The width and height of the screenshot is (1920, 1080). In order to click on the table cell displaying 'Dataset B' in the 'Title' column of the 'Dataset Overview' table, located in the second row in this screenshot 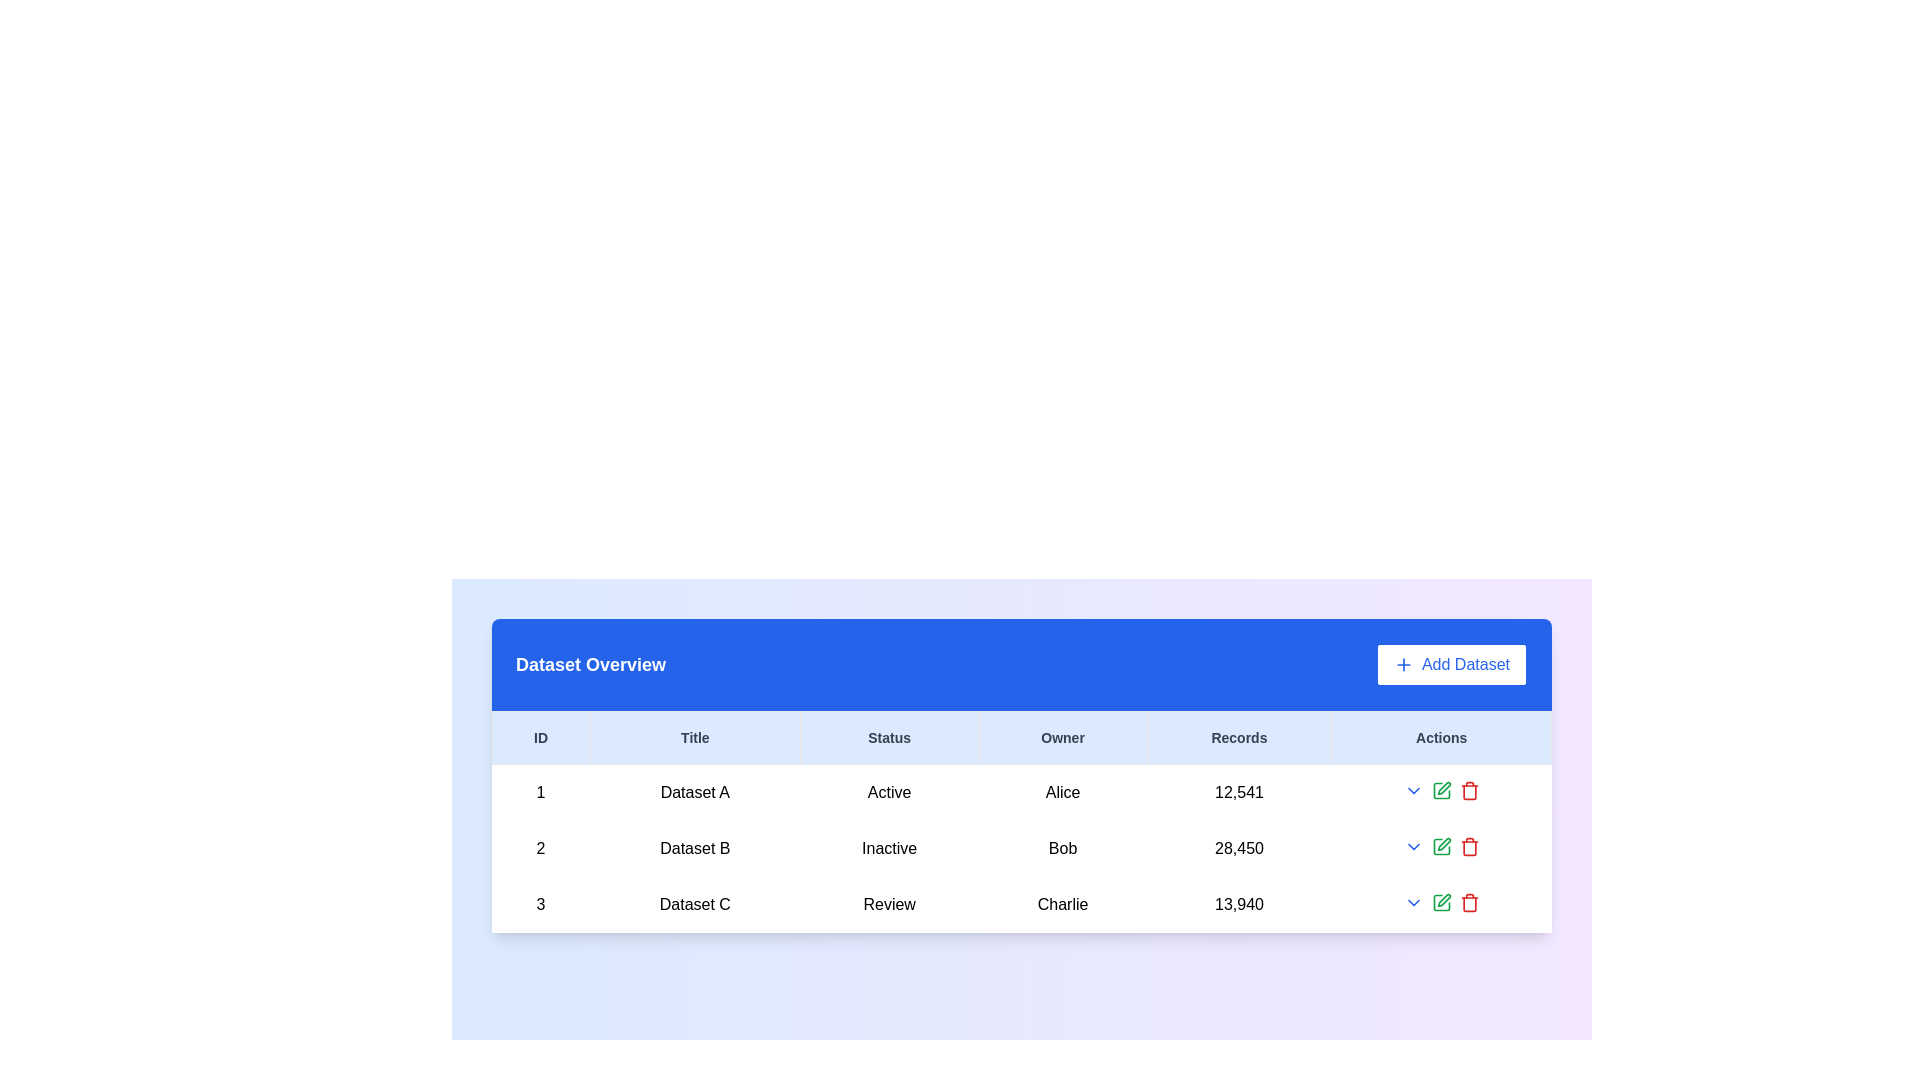, I will do `click(695, 848)`.